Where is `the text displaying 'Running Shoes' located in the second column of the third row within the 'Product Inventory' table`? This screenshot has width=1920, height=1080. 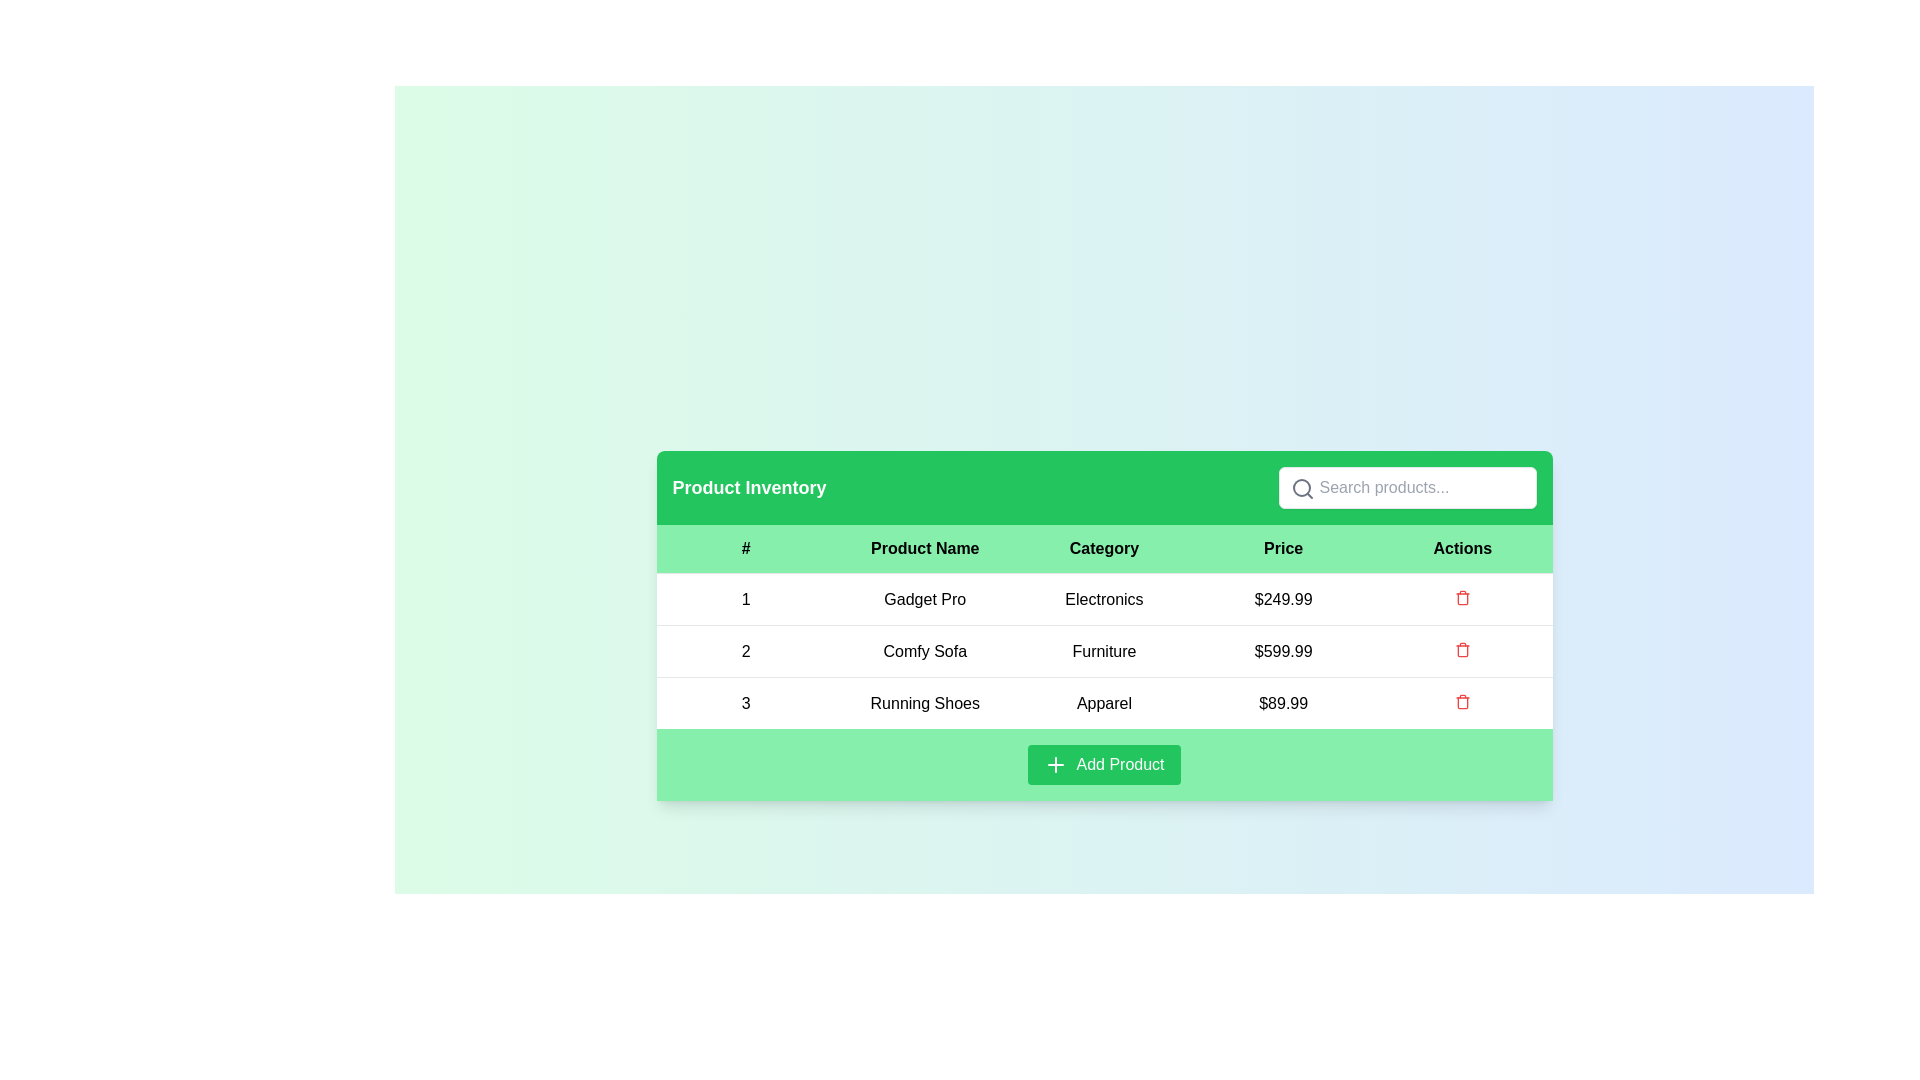
the text displaying 'Running Shoes' located in the second column of the third row within the 'Product Inventory' table is located at coordinates (924, 702).